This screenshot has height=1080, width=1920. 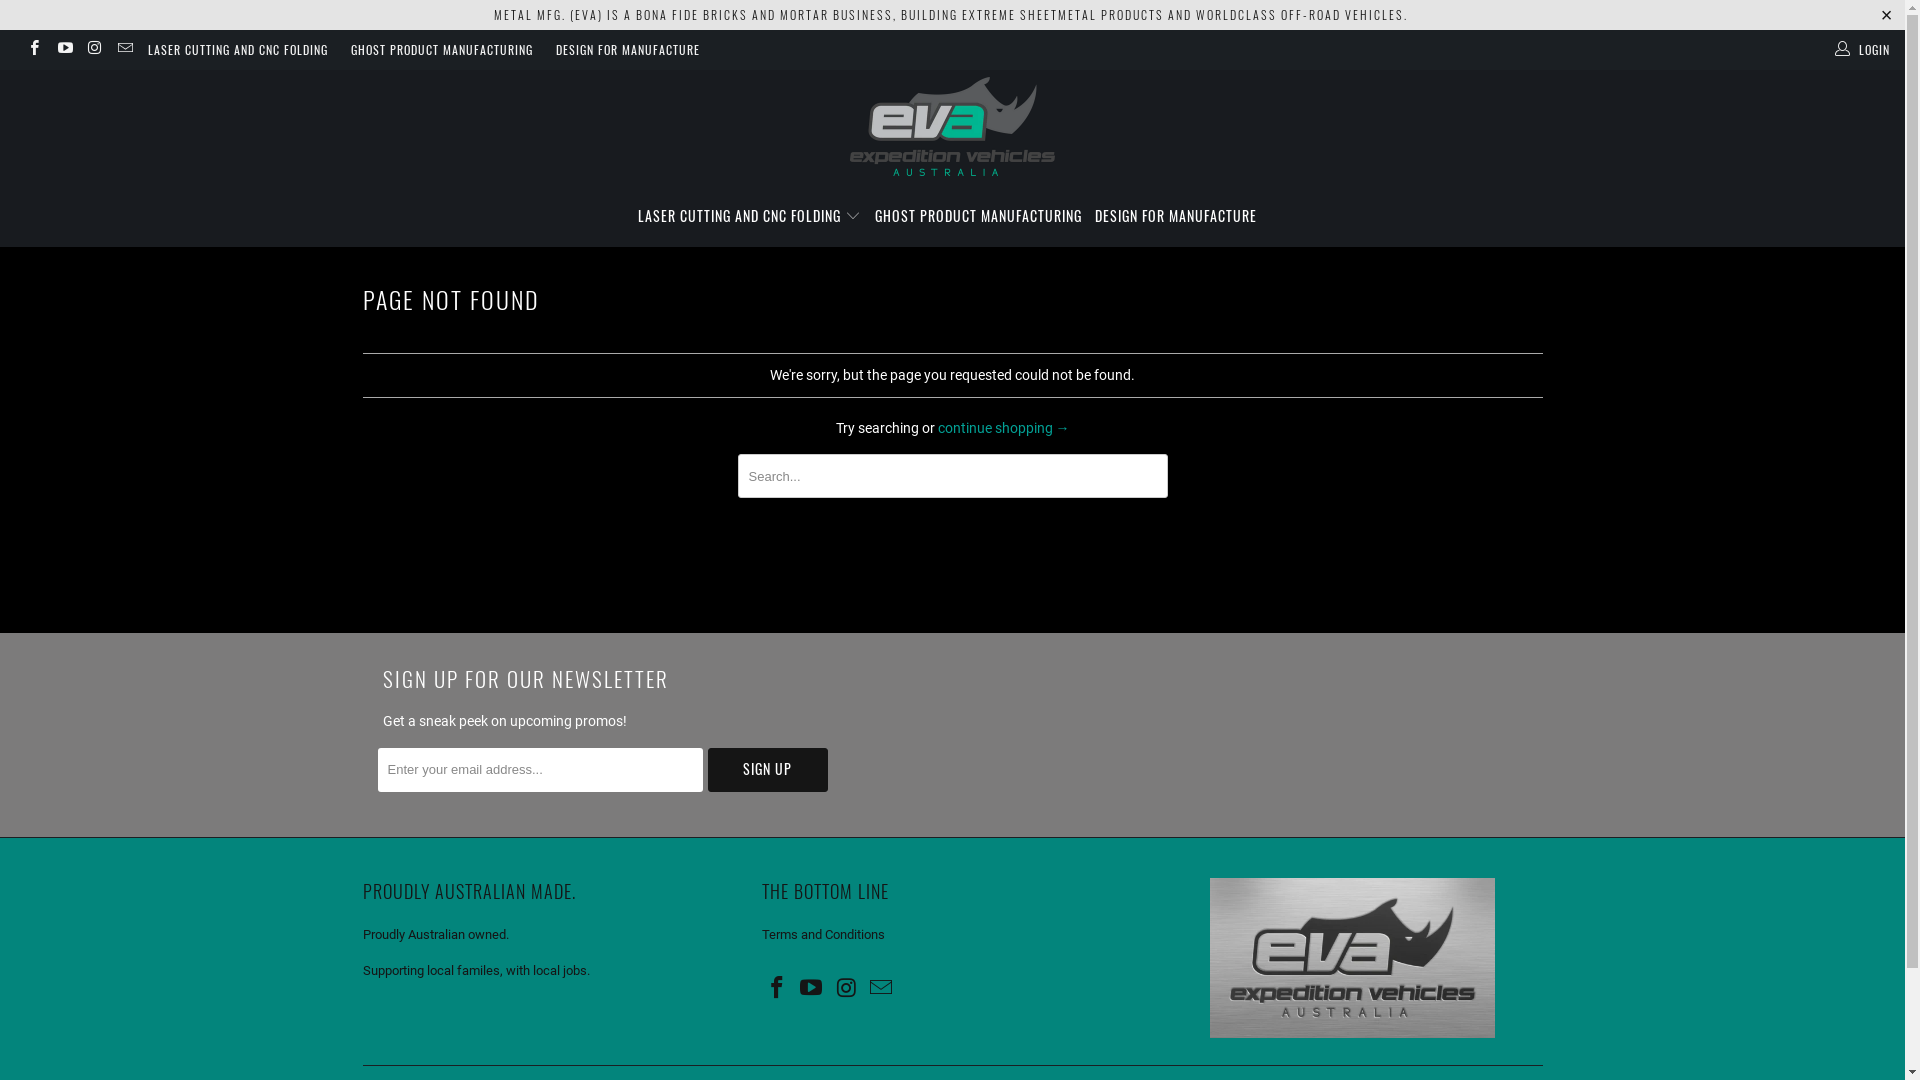 What do you see at coordinates (1093, 216) in the screenshot?
I see `'DESIGN FOR MANUFACTURE'` at bounding box center [1093, 216].